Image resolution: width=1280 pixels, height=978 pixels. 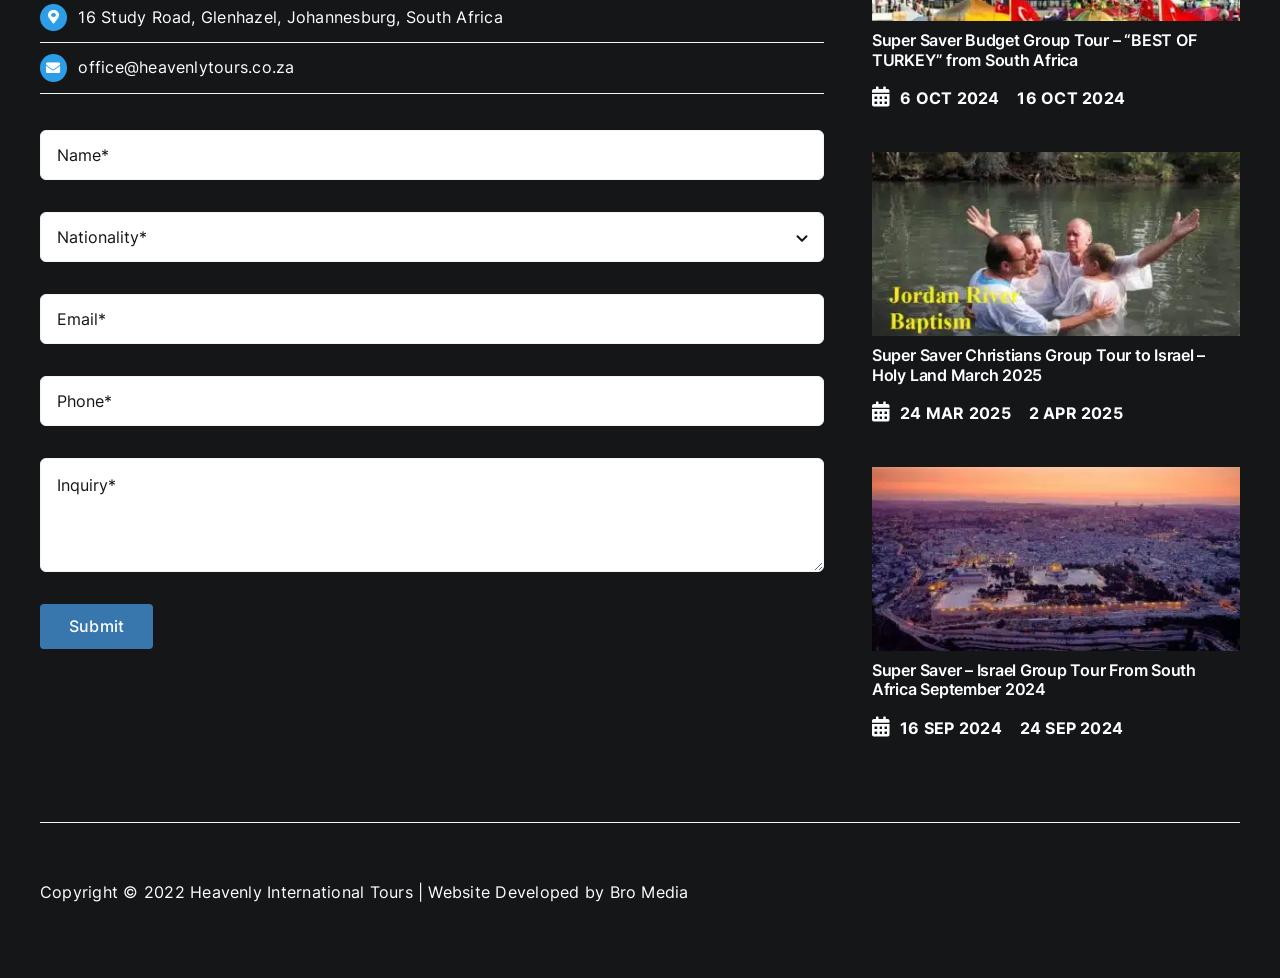 I want to click on '16 Sep 2024', so click(x=949, y=727).